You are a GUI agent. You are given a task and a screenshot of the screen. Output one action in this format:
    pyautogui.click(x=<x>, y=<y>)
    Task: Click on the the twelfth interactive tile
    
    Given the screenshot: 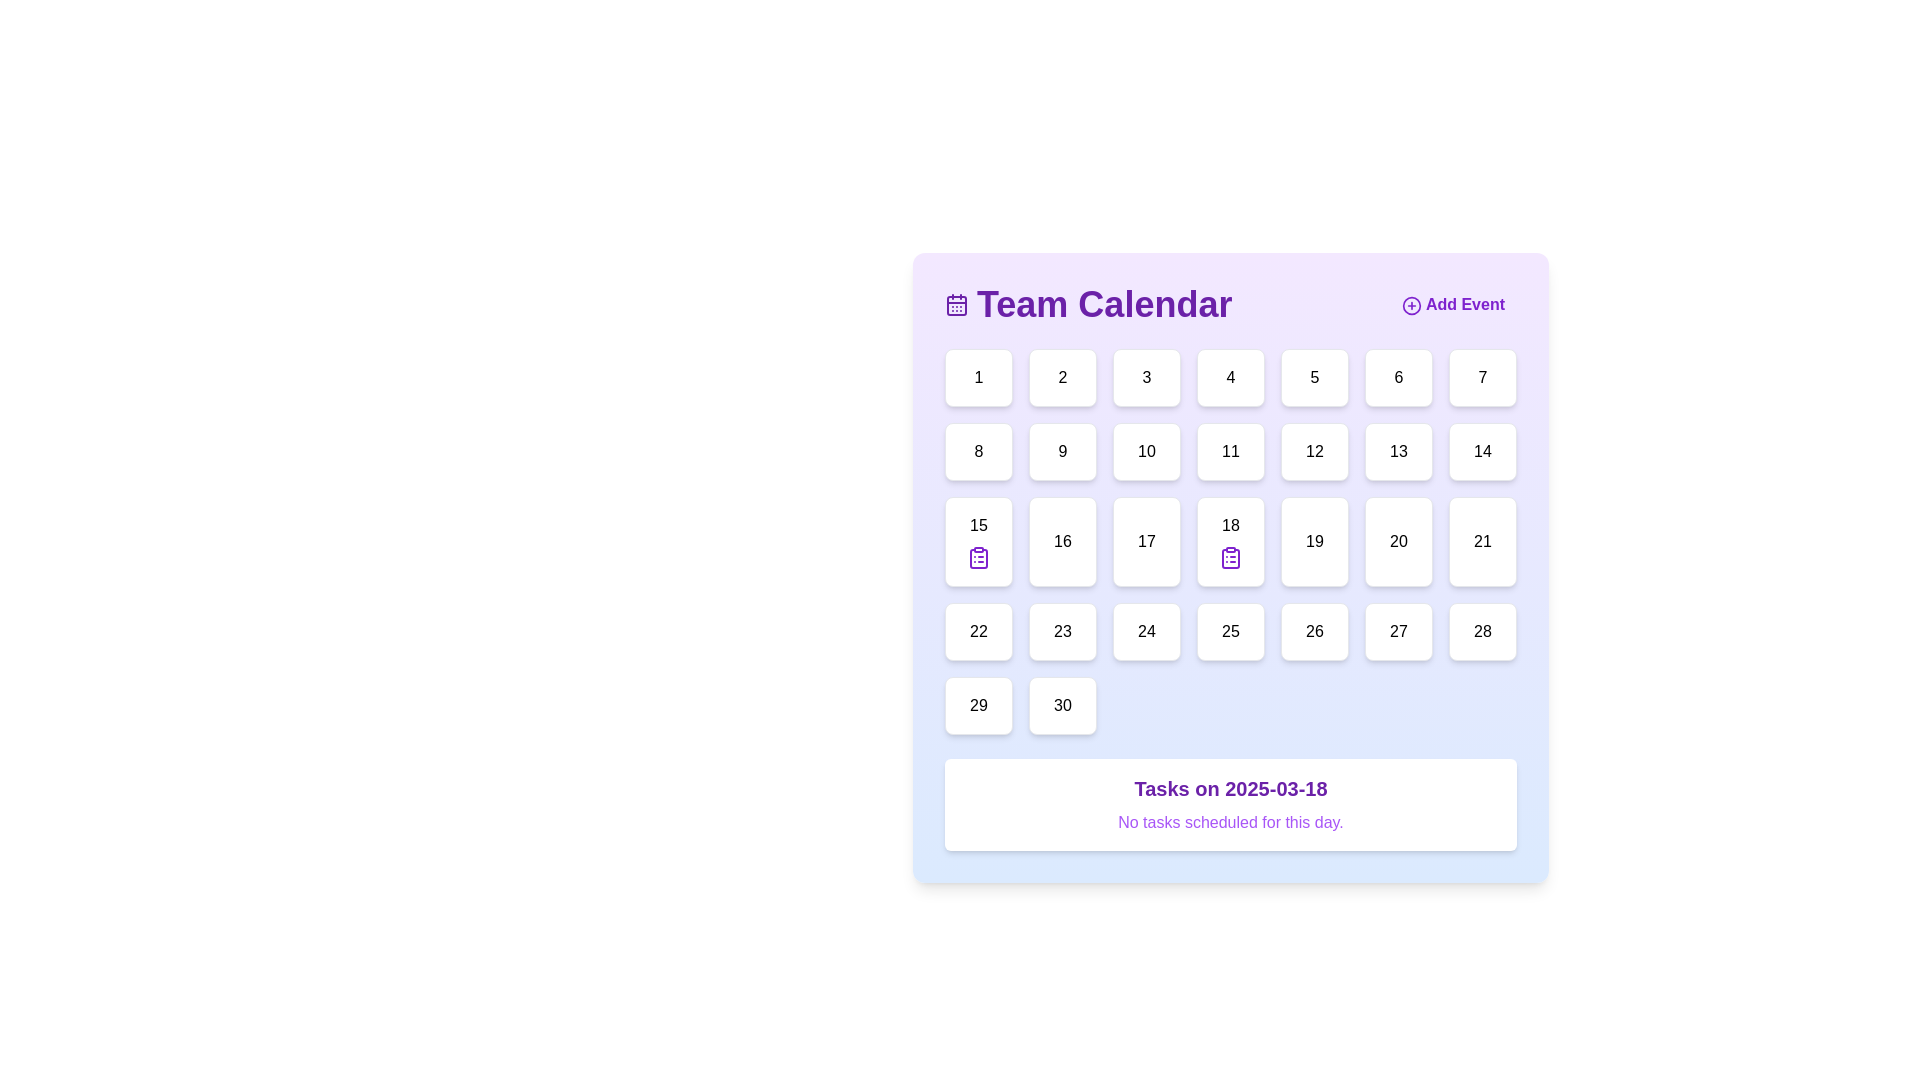 What is the action you would take?
    pyautogui.click(x=1315, y=451)
    